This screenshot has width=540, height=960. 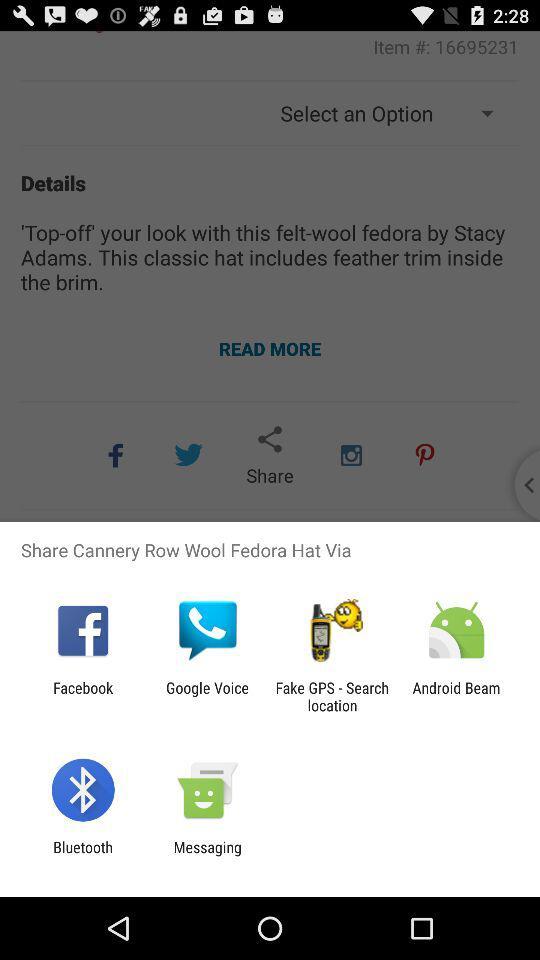 I want to click on item next to the fake gps search icon, so click(x=206, y=696).